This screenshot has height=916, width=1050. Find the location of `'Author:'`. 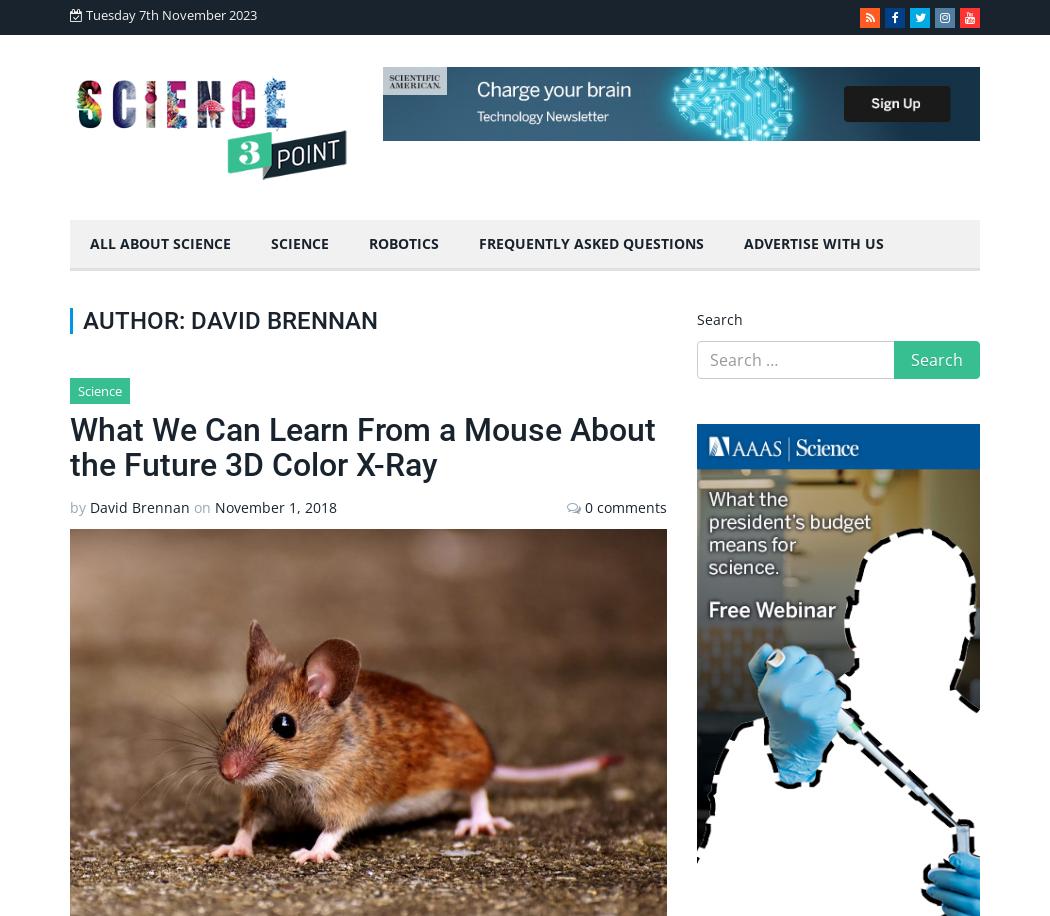

'Author:' is located at coordinates (82, 319).